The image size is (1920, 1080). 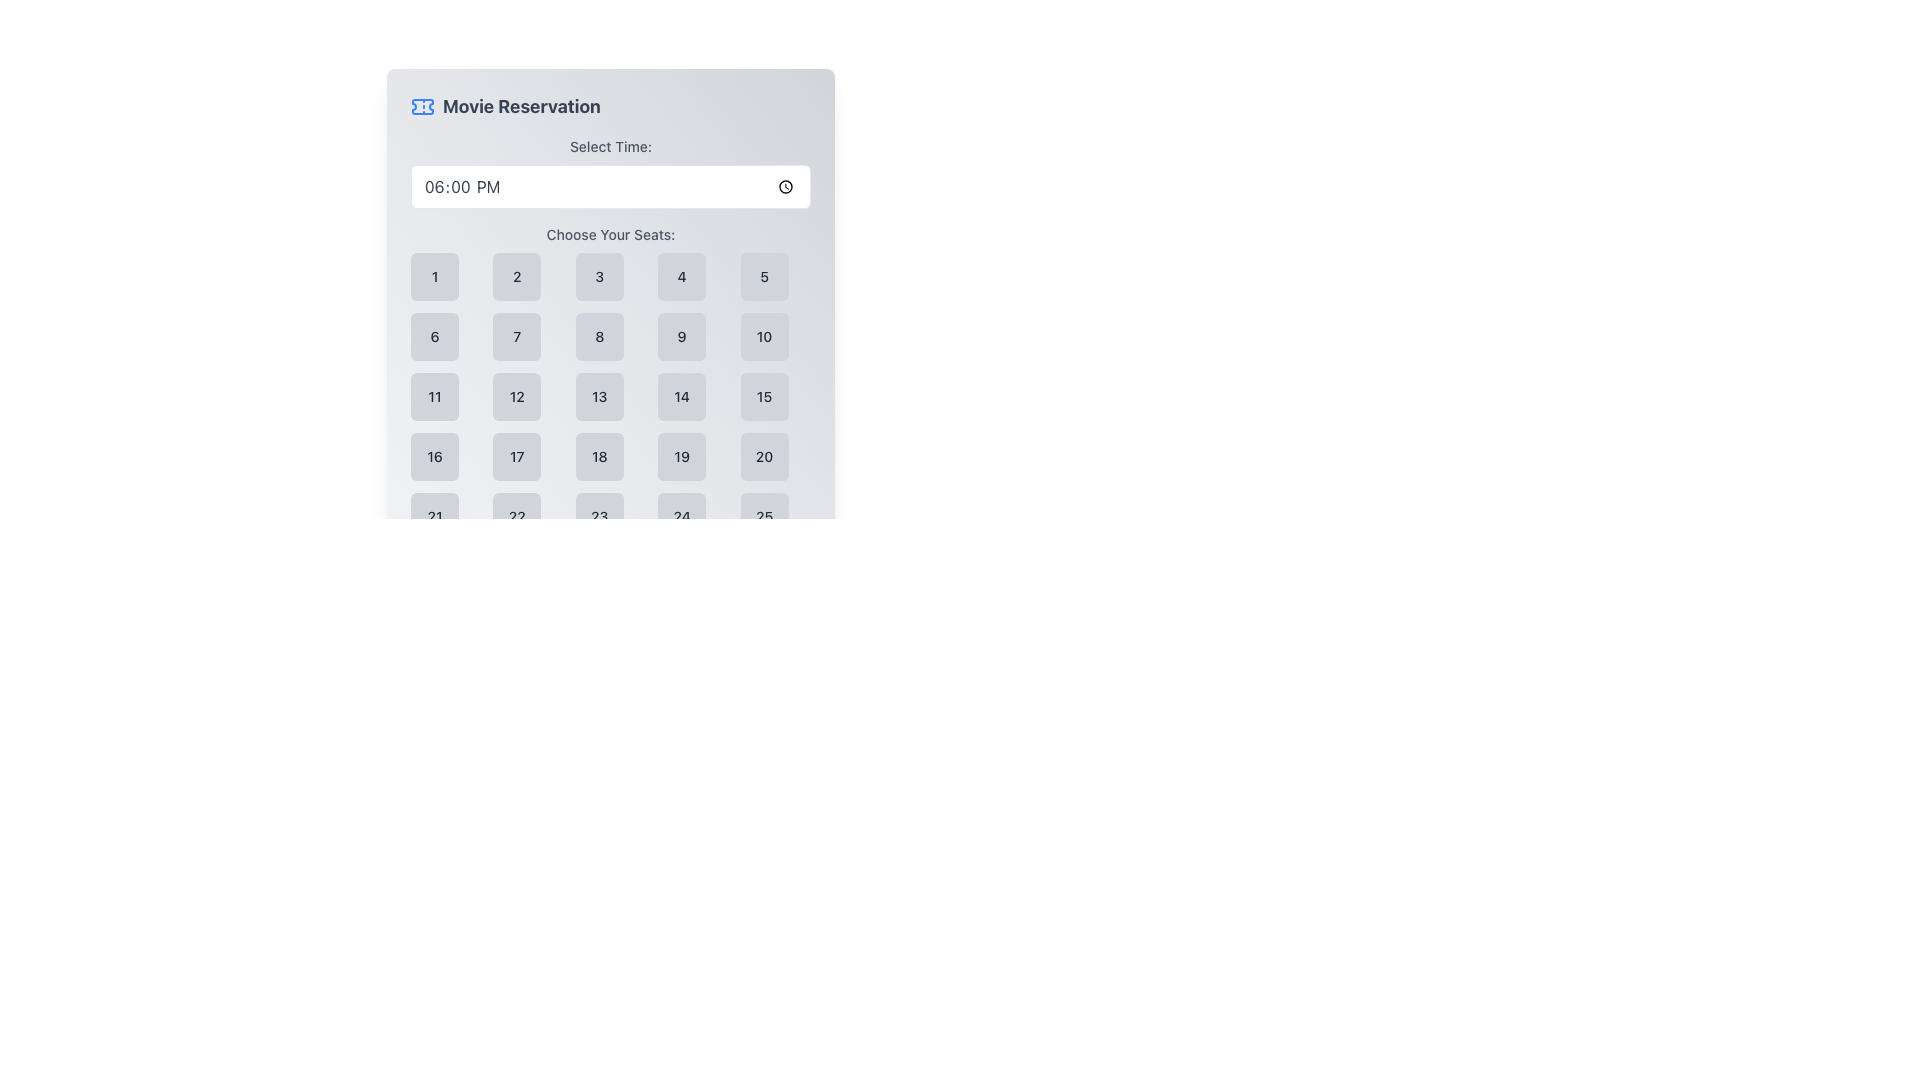 I want to click on the button representing option 25, which is the last entry in the grid layout located at the bottom-right corner, so click(x=763, y=515).